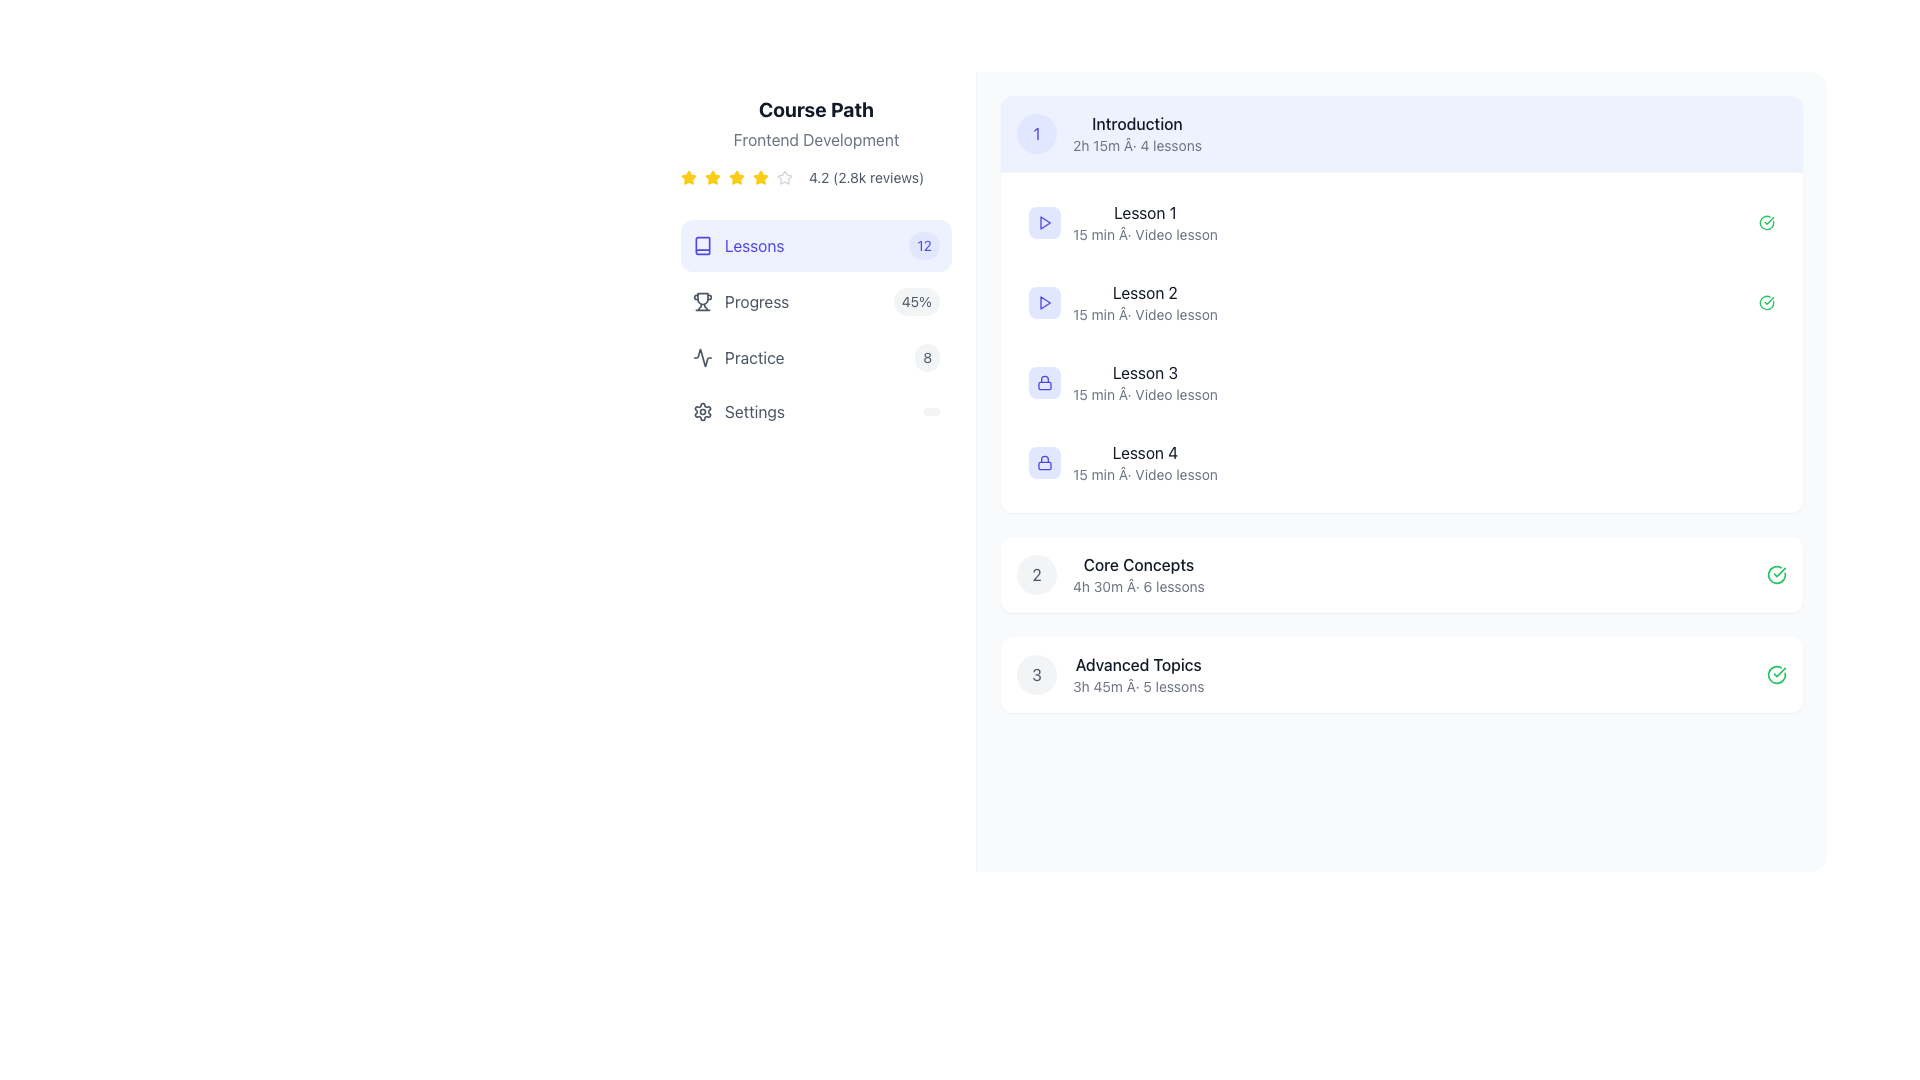 The width and height of the screenshot is (1920, 1080). I want to click on the lesson item titled 'Lesson 2' in the course interface, so click(1400, 303).